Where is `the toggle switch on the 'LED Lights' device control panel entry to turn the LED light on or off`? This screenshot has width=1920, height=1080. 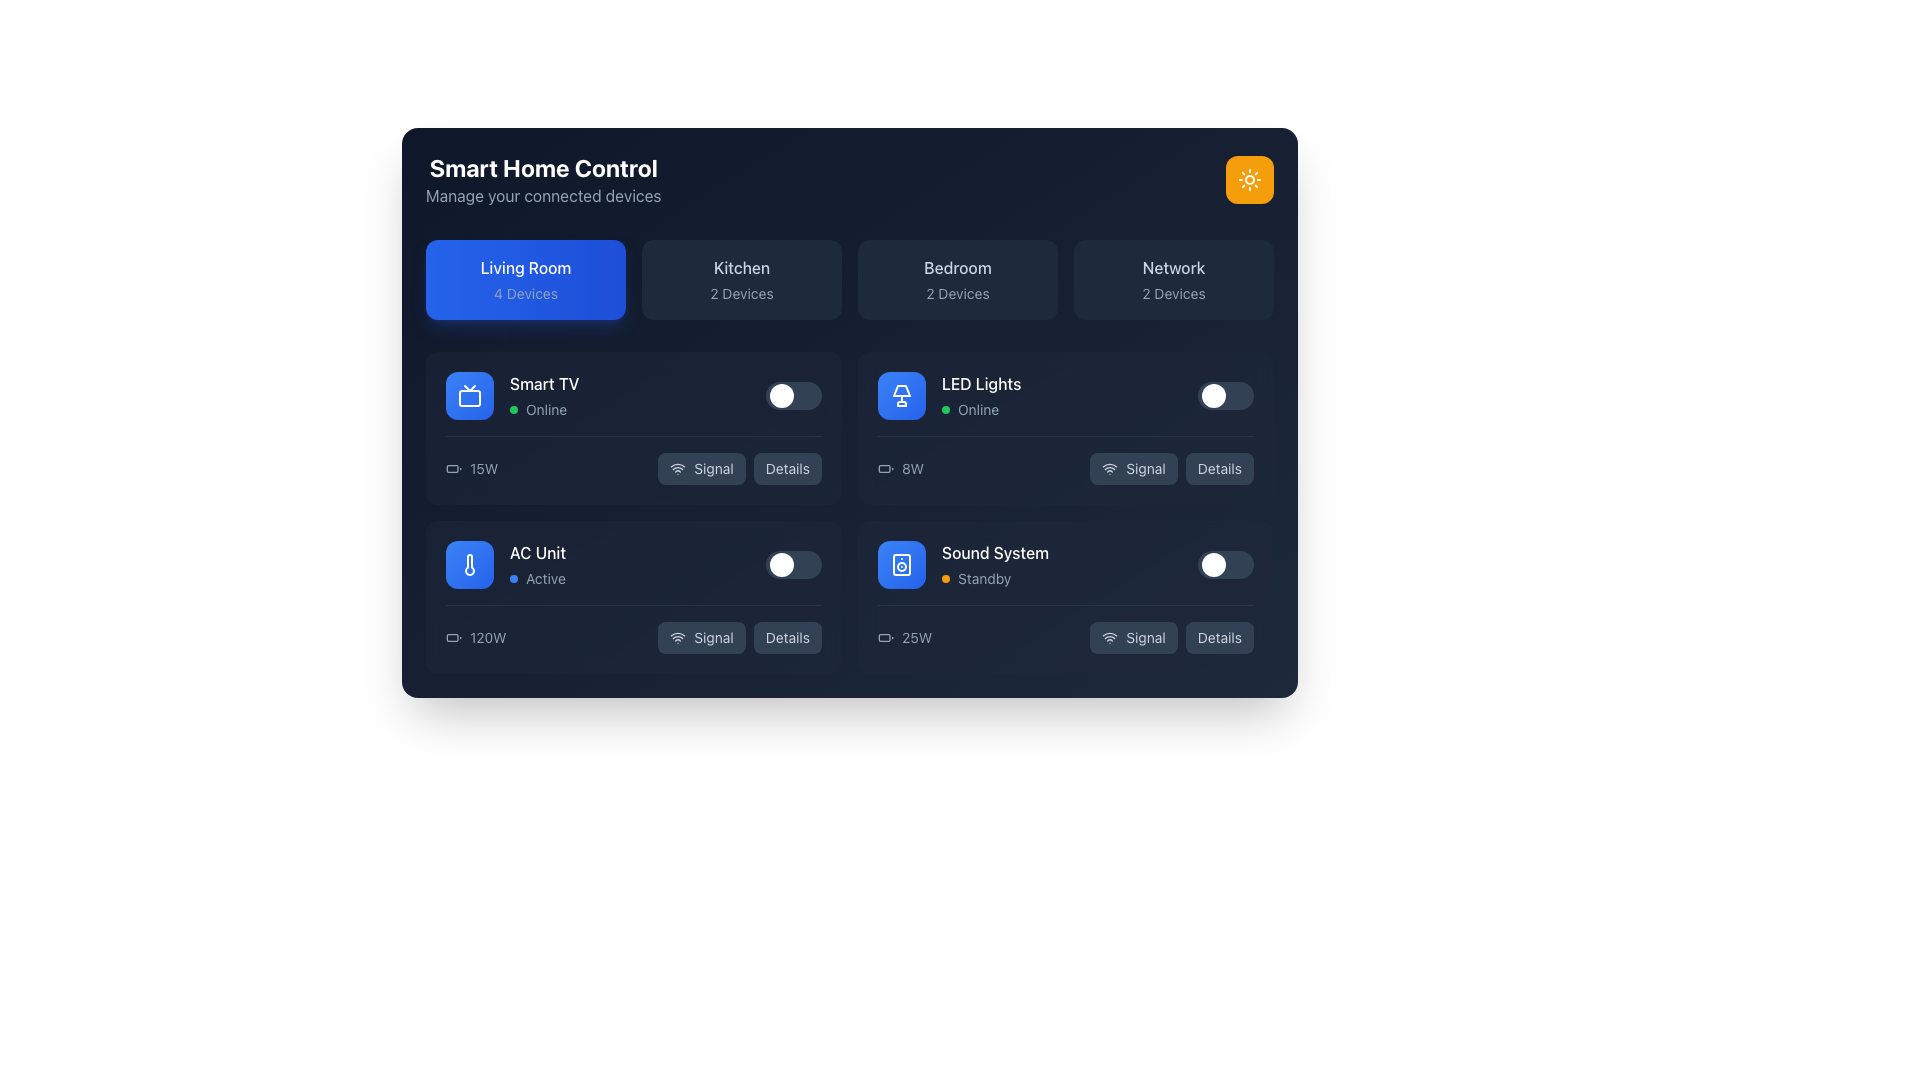 the toggle switch on the 'LED Lights' device control panel entry to turn the LED light on or off is located at coordinates (1064, 396).